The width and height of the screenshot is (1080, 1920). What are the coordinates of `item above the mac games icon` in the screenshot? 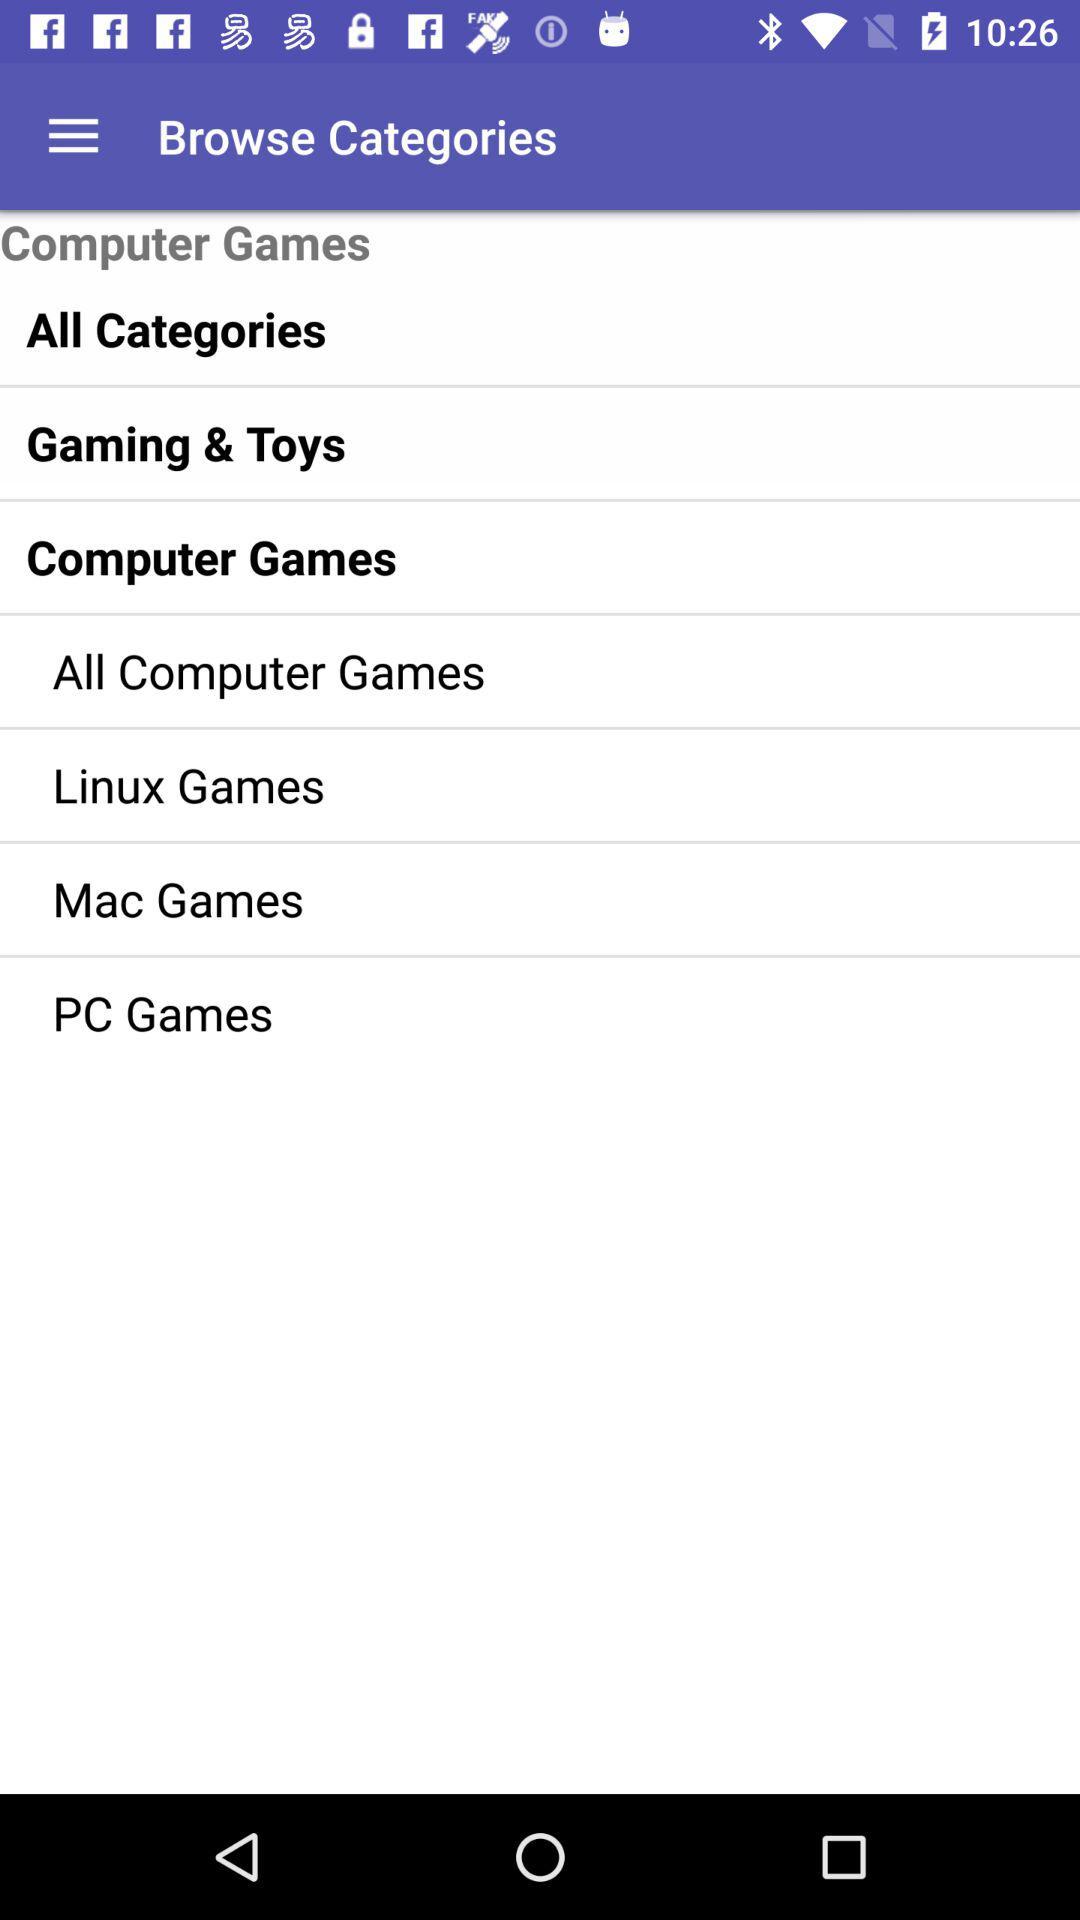 It's located at (510, 783).